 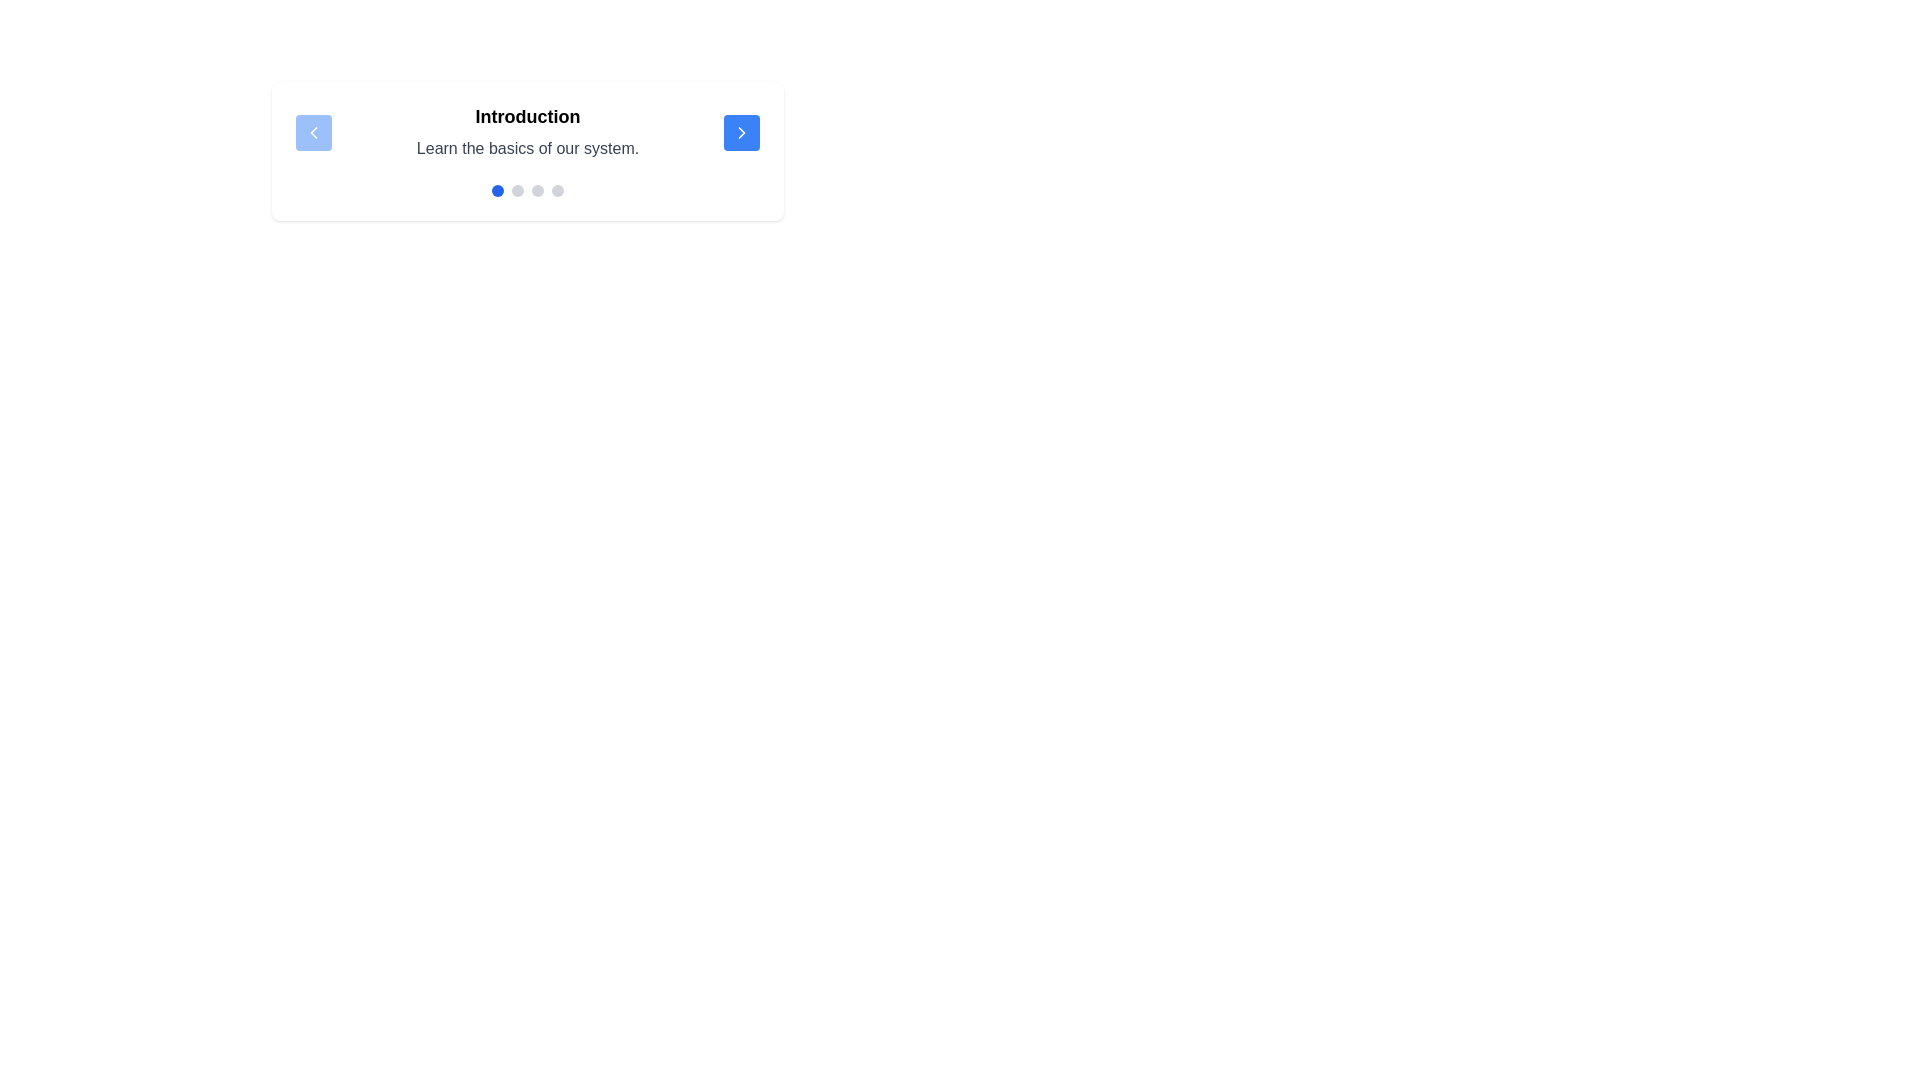 What do you see at coordinates (557, 190) in the screenshot?
I see `the fourth inactive navigation indicator dot at the bottom of the carousel` at bounding box center [557, 190].